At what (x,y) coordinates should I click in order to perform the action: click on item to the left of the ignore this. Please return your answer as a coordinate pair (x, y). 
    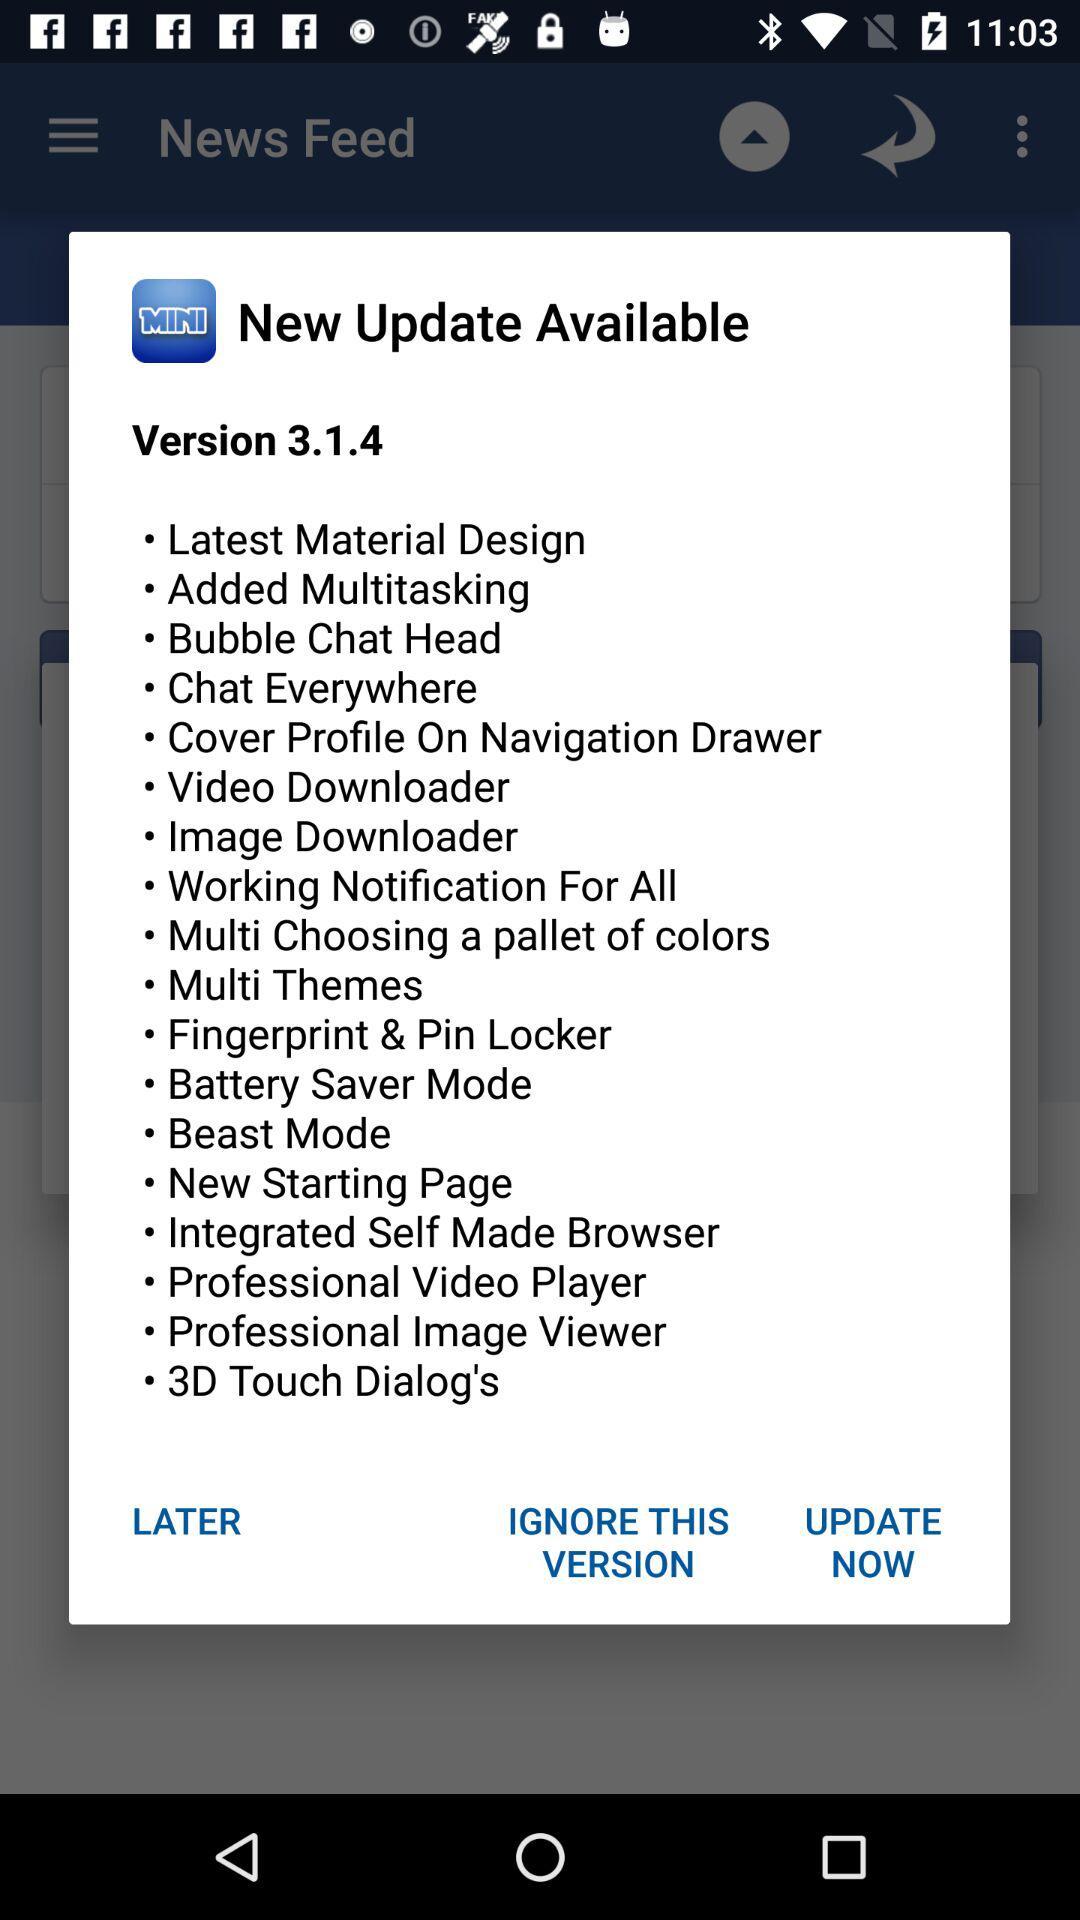
    Looking at the image, I should click on (186, 1520).